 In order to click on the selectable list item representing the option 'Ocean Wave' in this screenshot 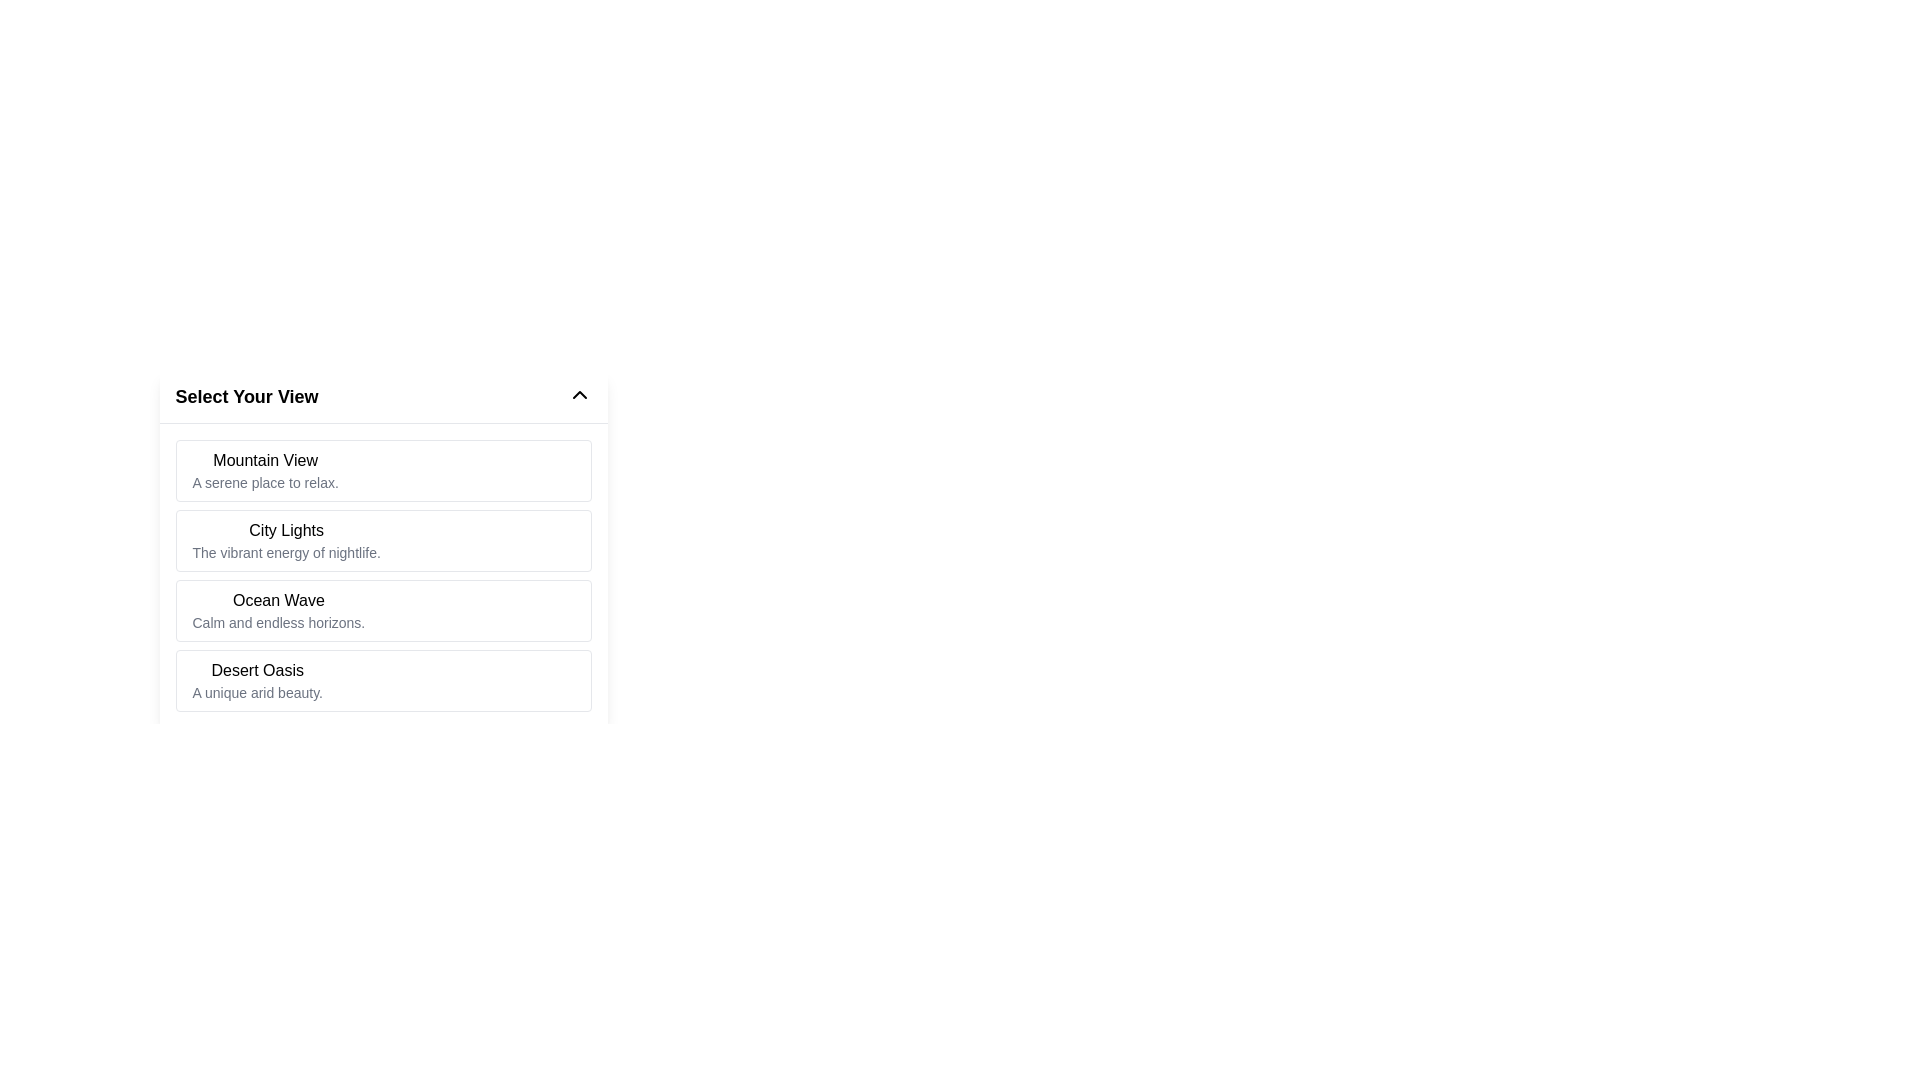, I will do `click(383, 609)`.